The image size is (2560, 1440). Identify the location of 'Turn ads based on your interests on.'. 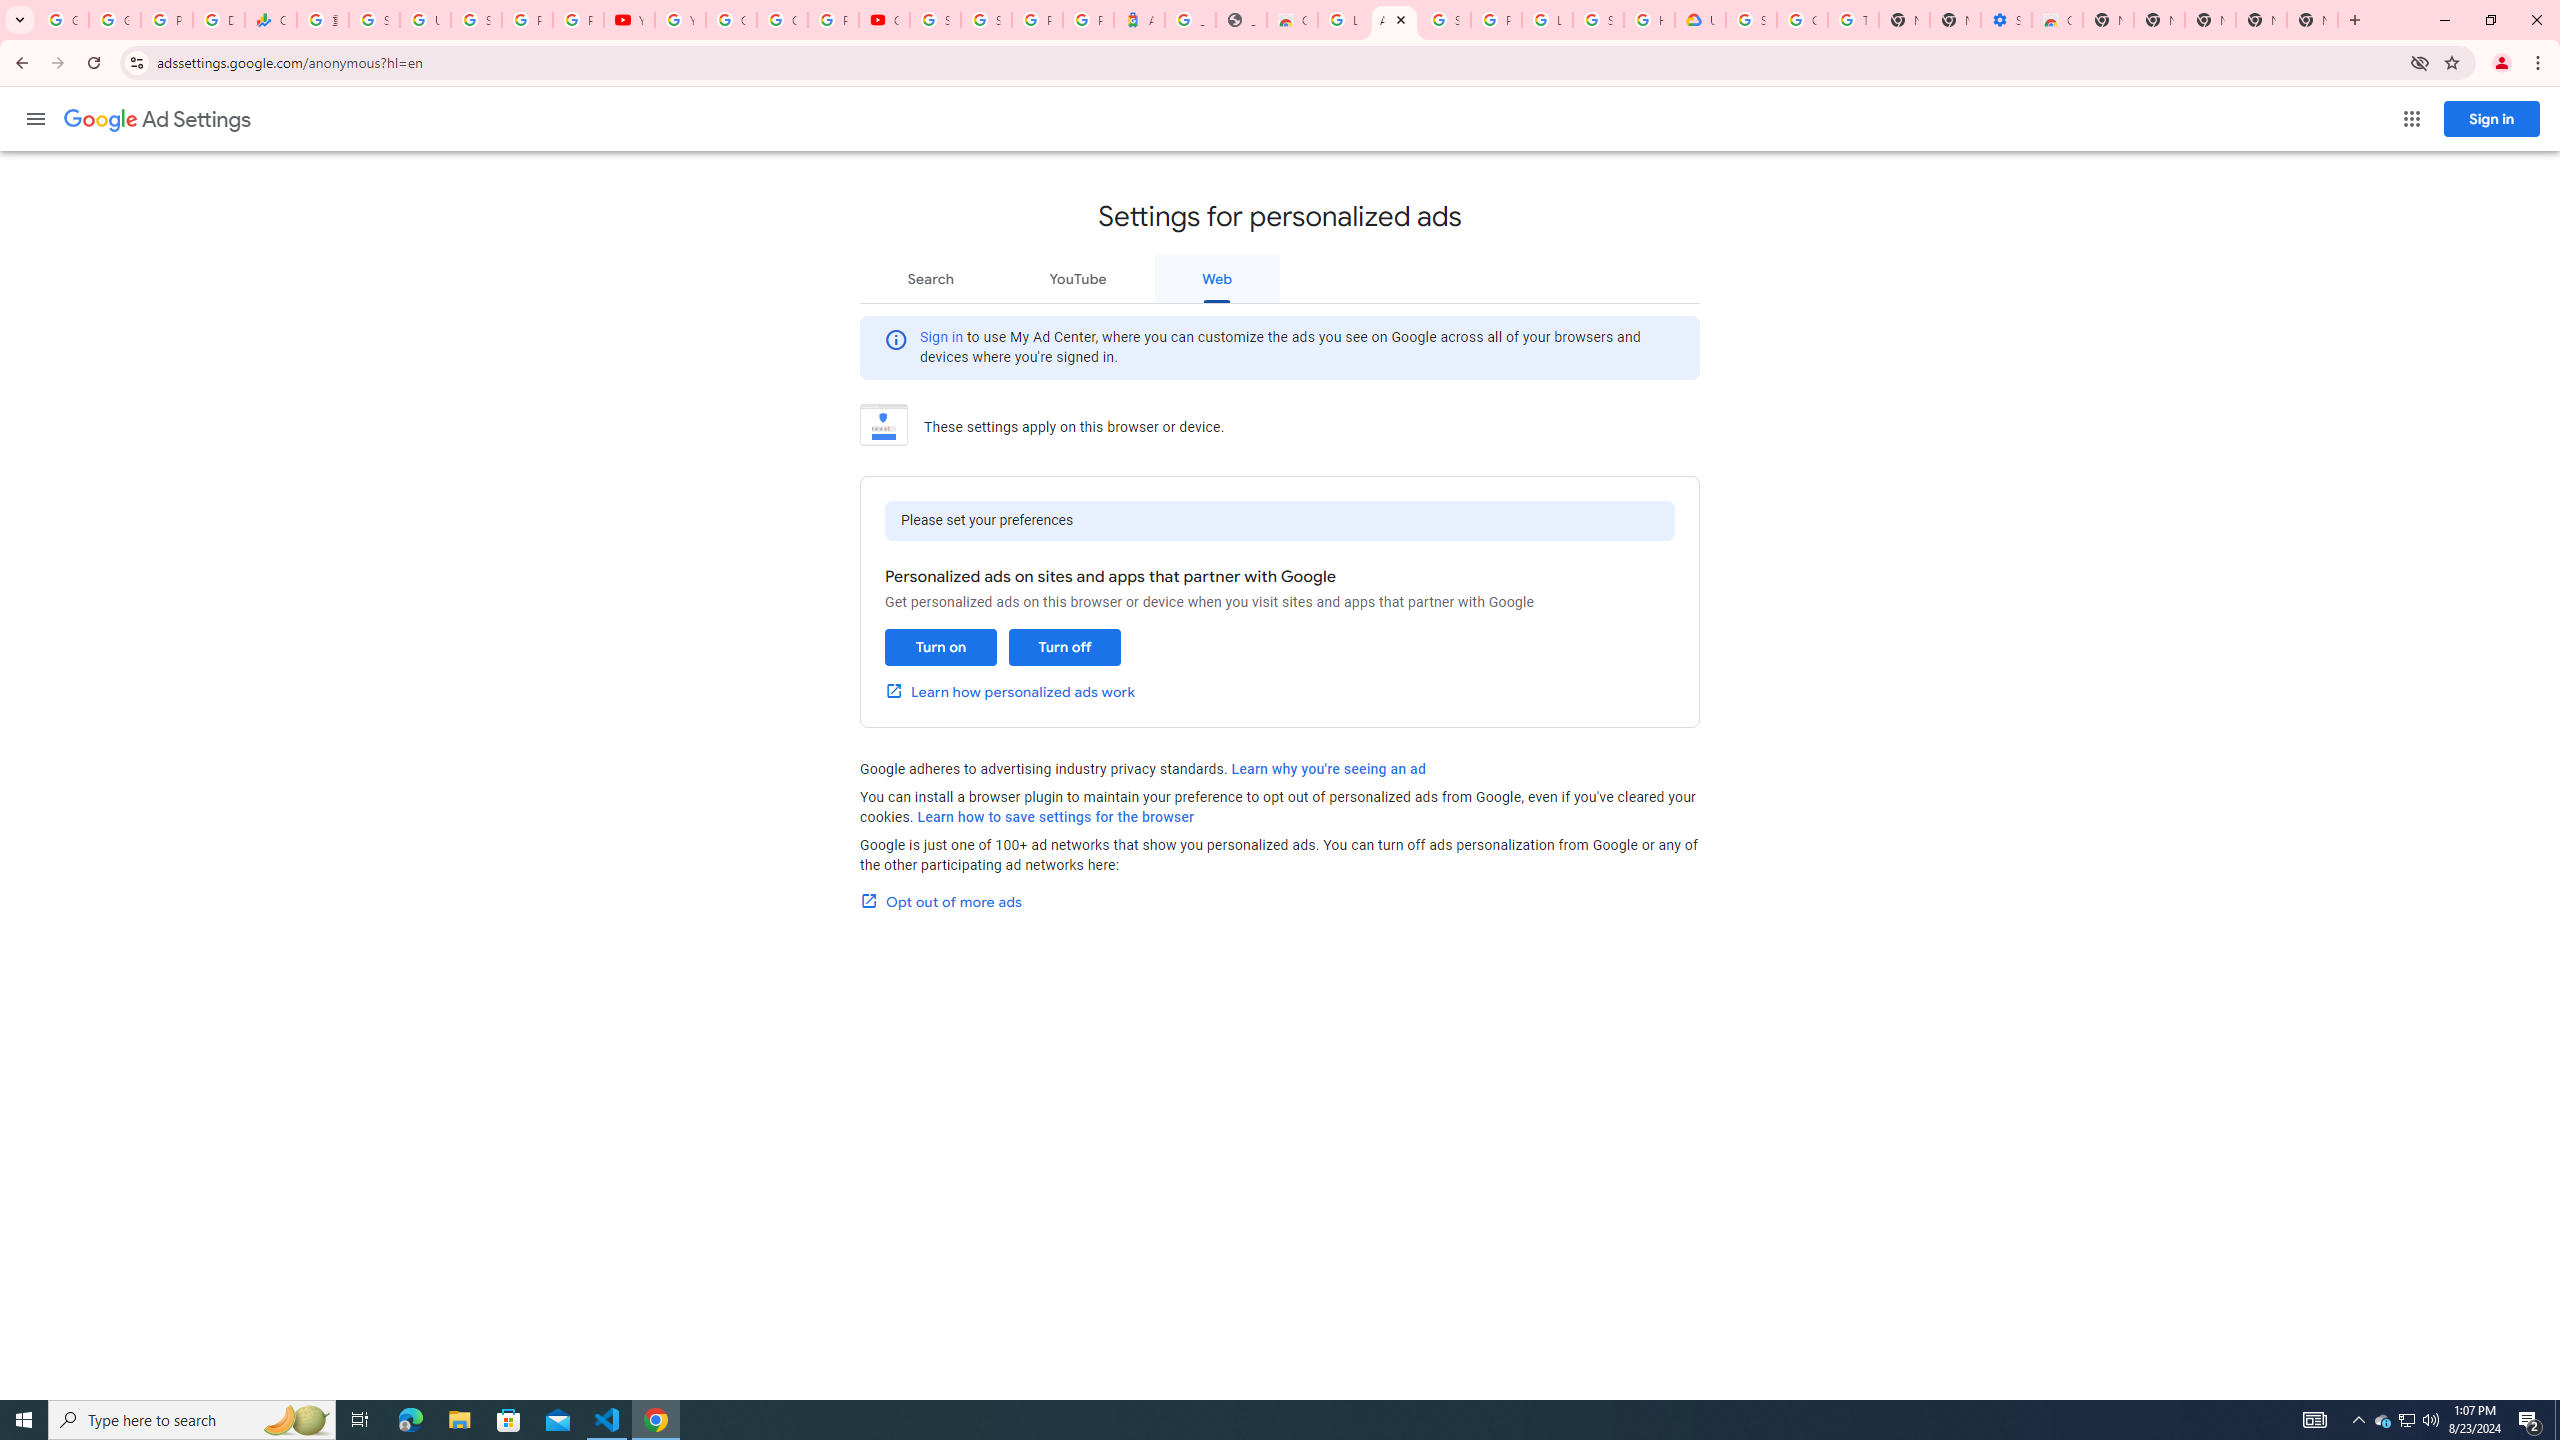
(939, 647).